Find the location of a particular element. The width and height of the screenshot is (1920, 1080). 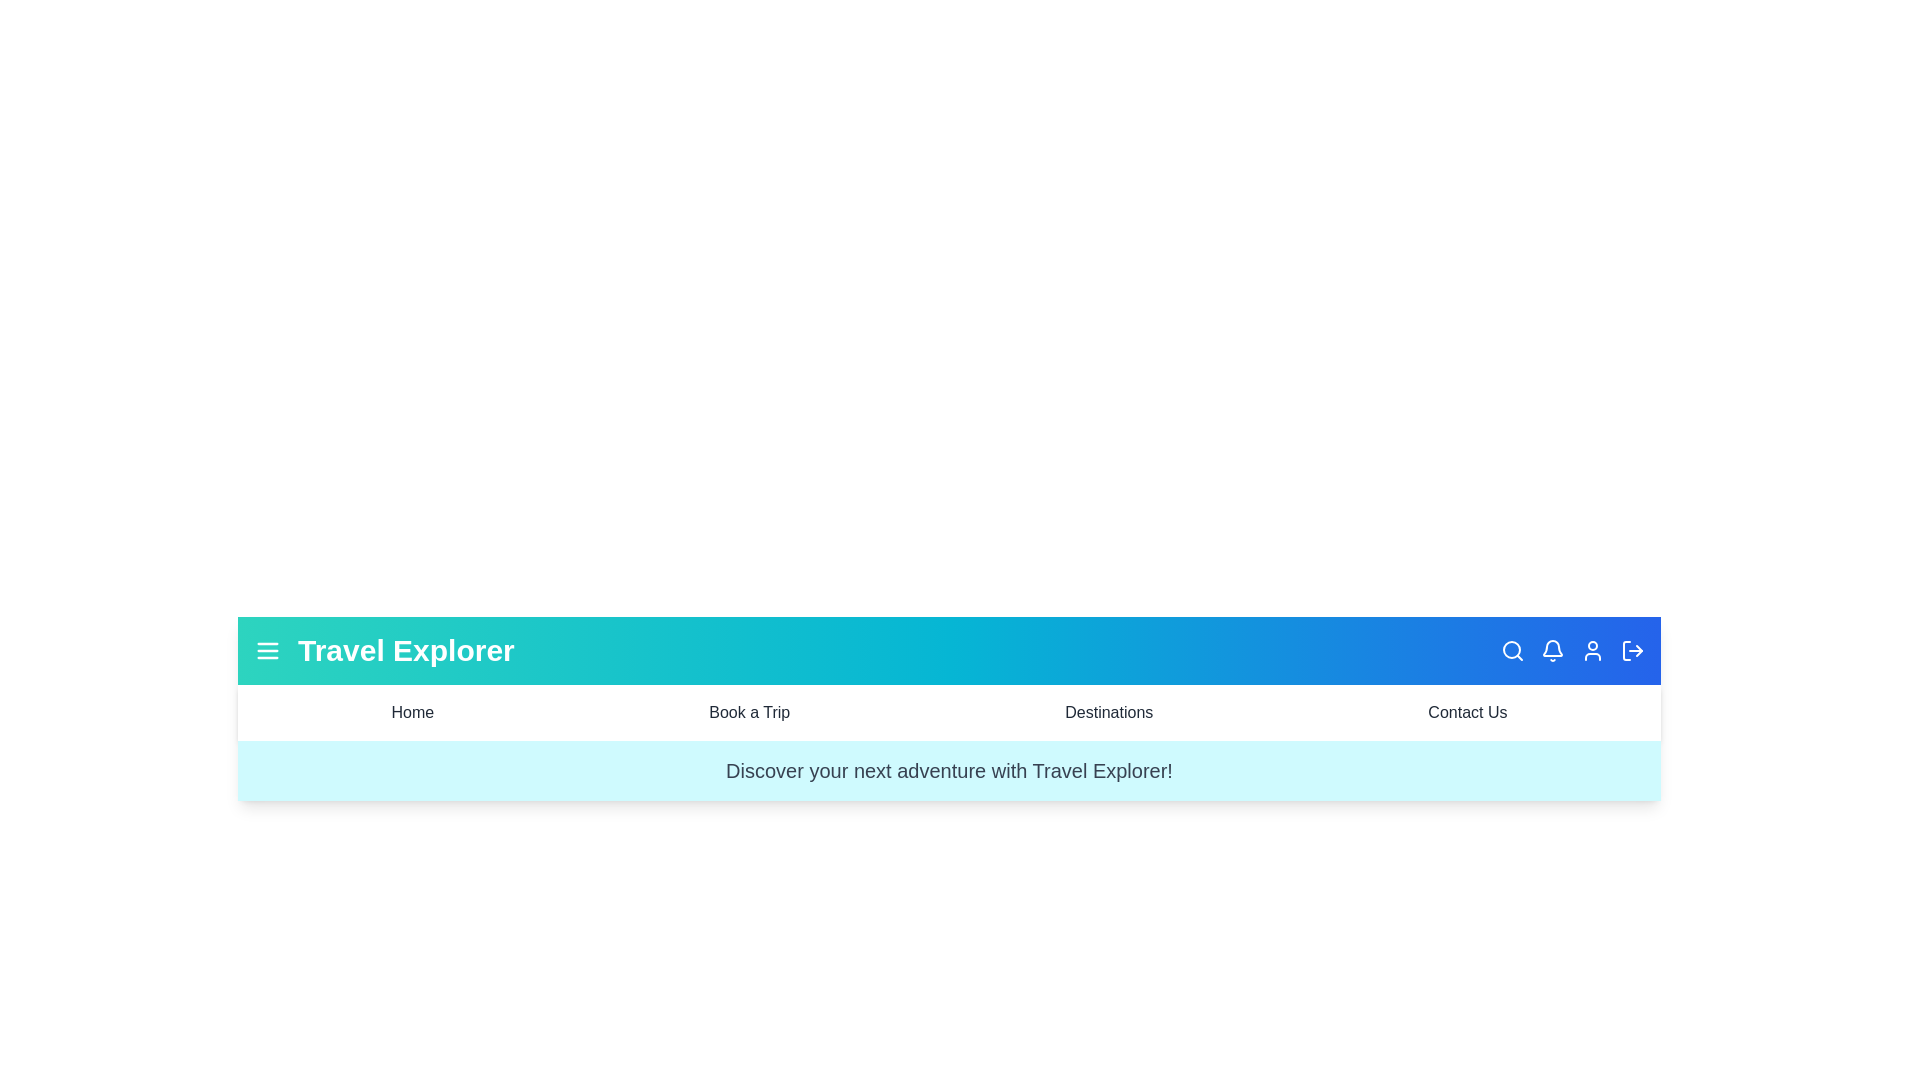

the navigation link labeled Book a Trip is located at coordinates (748, 712).